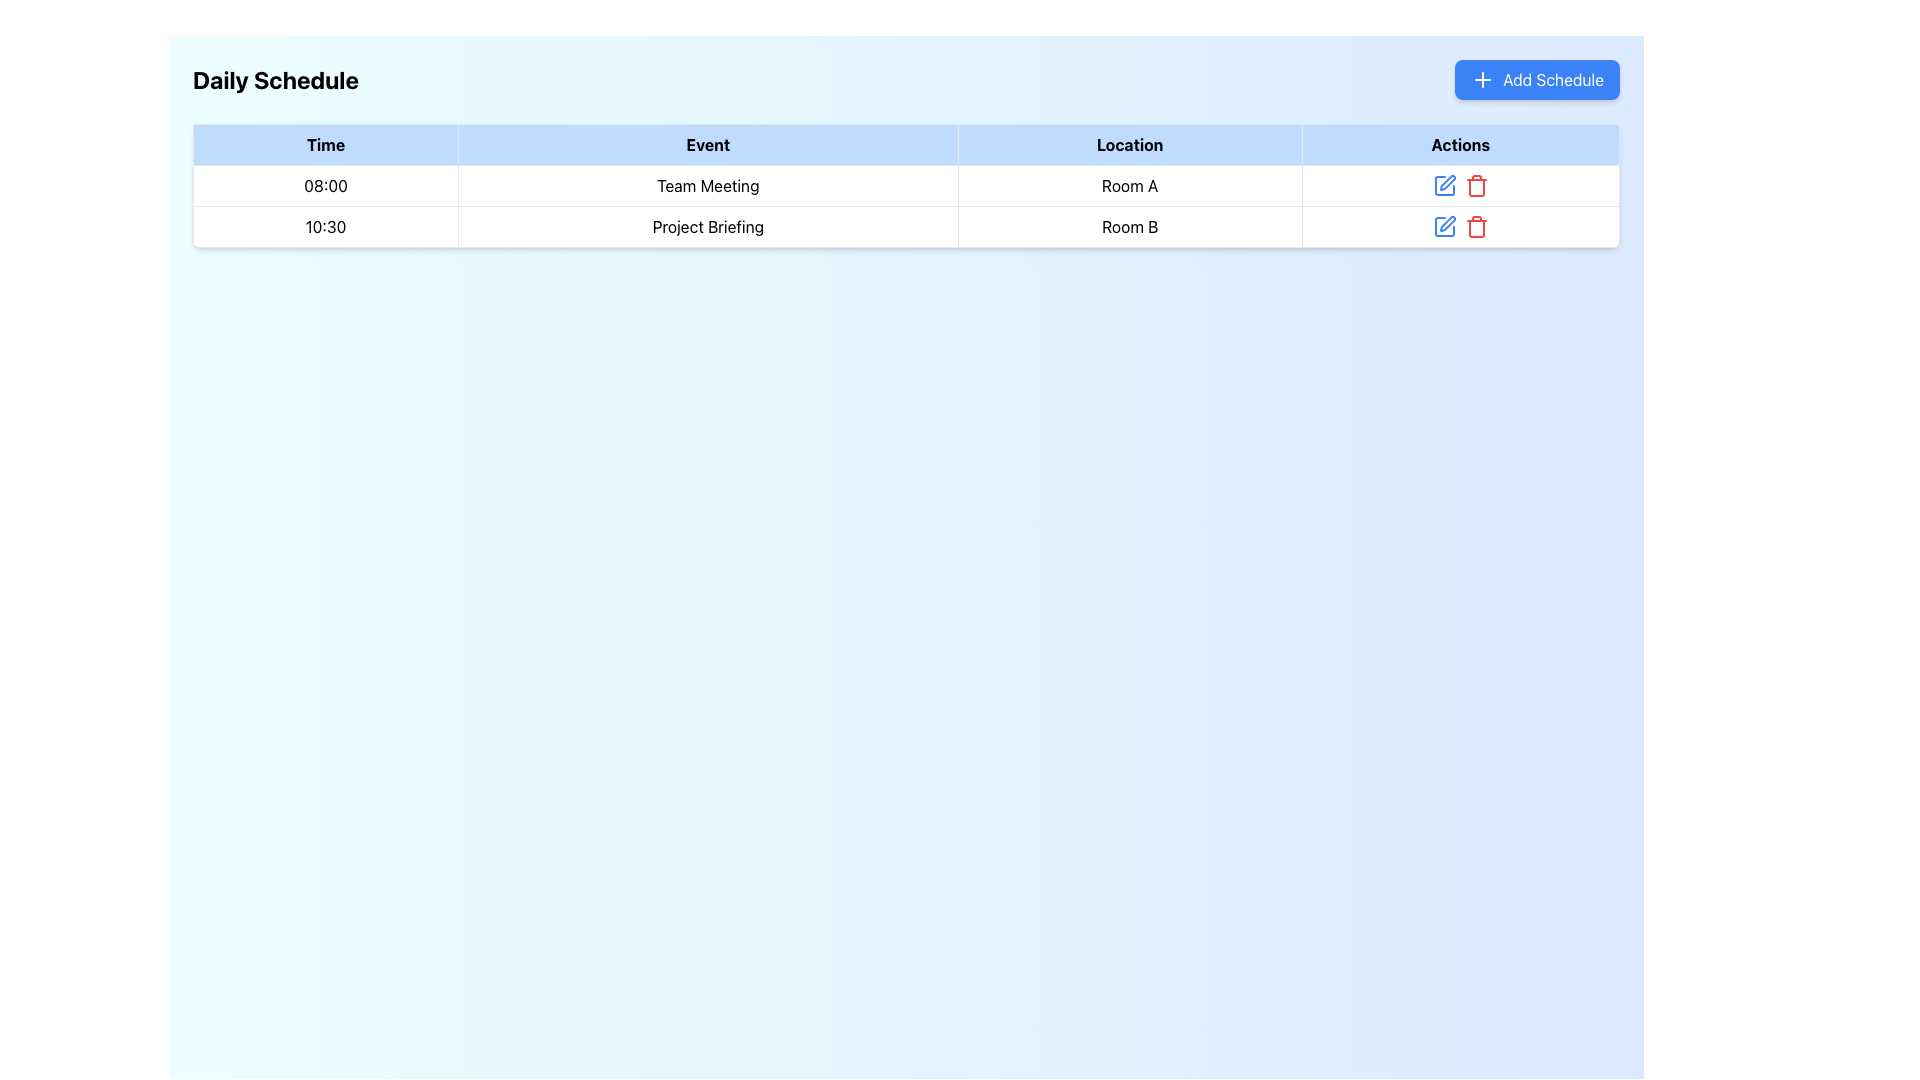  Describe the element at coordinates (1444, 185) in the screenshot. I see `the edit icon located in the second row of the 'Actions' column in the table` at that location.